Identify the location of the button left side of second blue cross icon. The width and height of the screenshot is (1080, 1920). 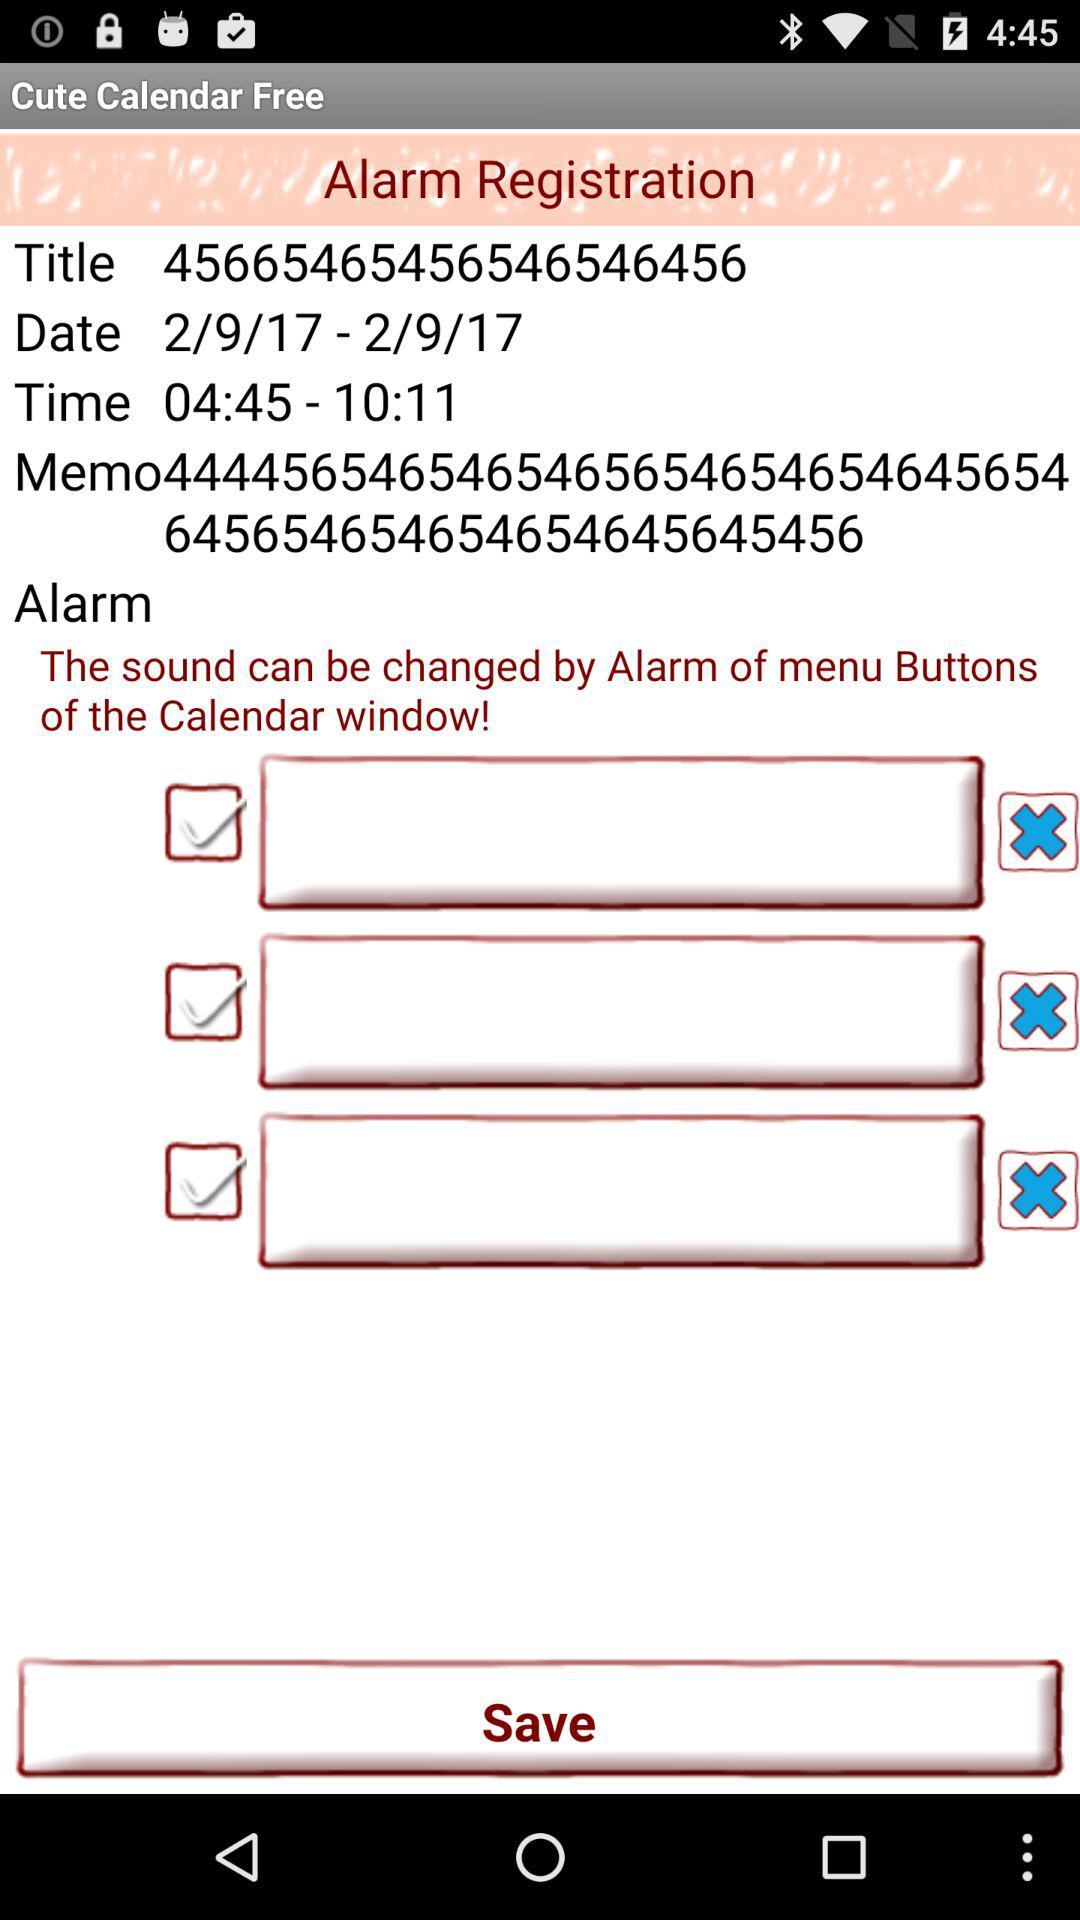
(620, 1011).